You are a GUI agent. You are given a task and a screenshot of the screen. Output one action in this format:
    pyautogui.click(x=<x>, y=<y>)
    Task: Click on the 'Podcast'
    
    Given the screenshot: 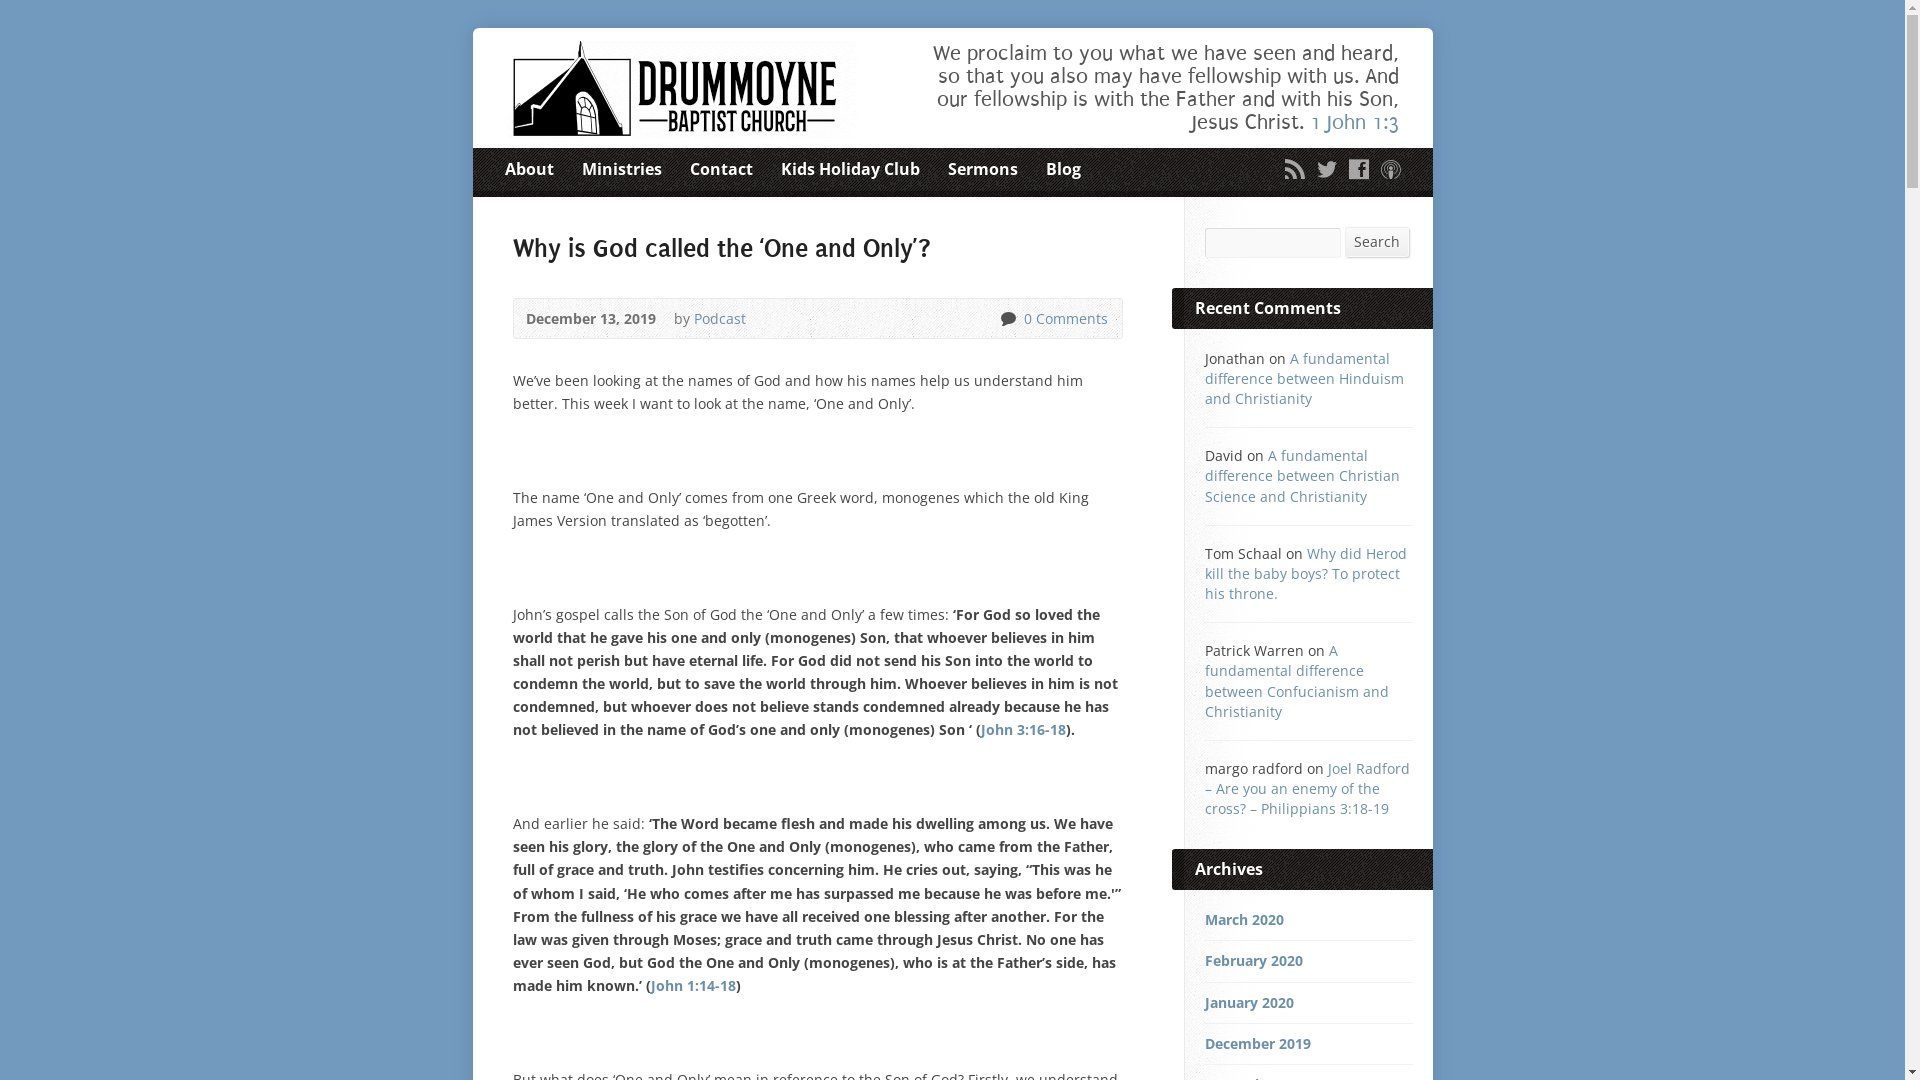 What is the action you would take?
    pyautogui.click(x=1389, y=168)
    